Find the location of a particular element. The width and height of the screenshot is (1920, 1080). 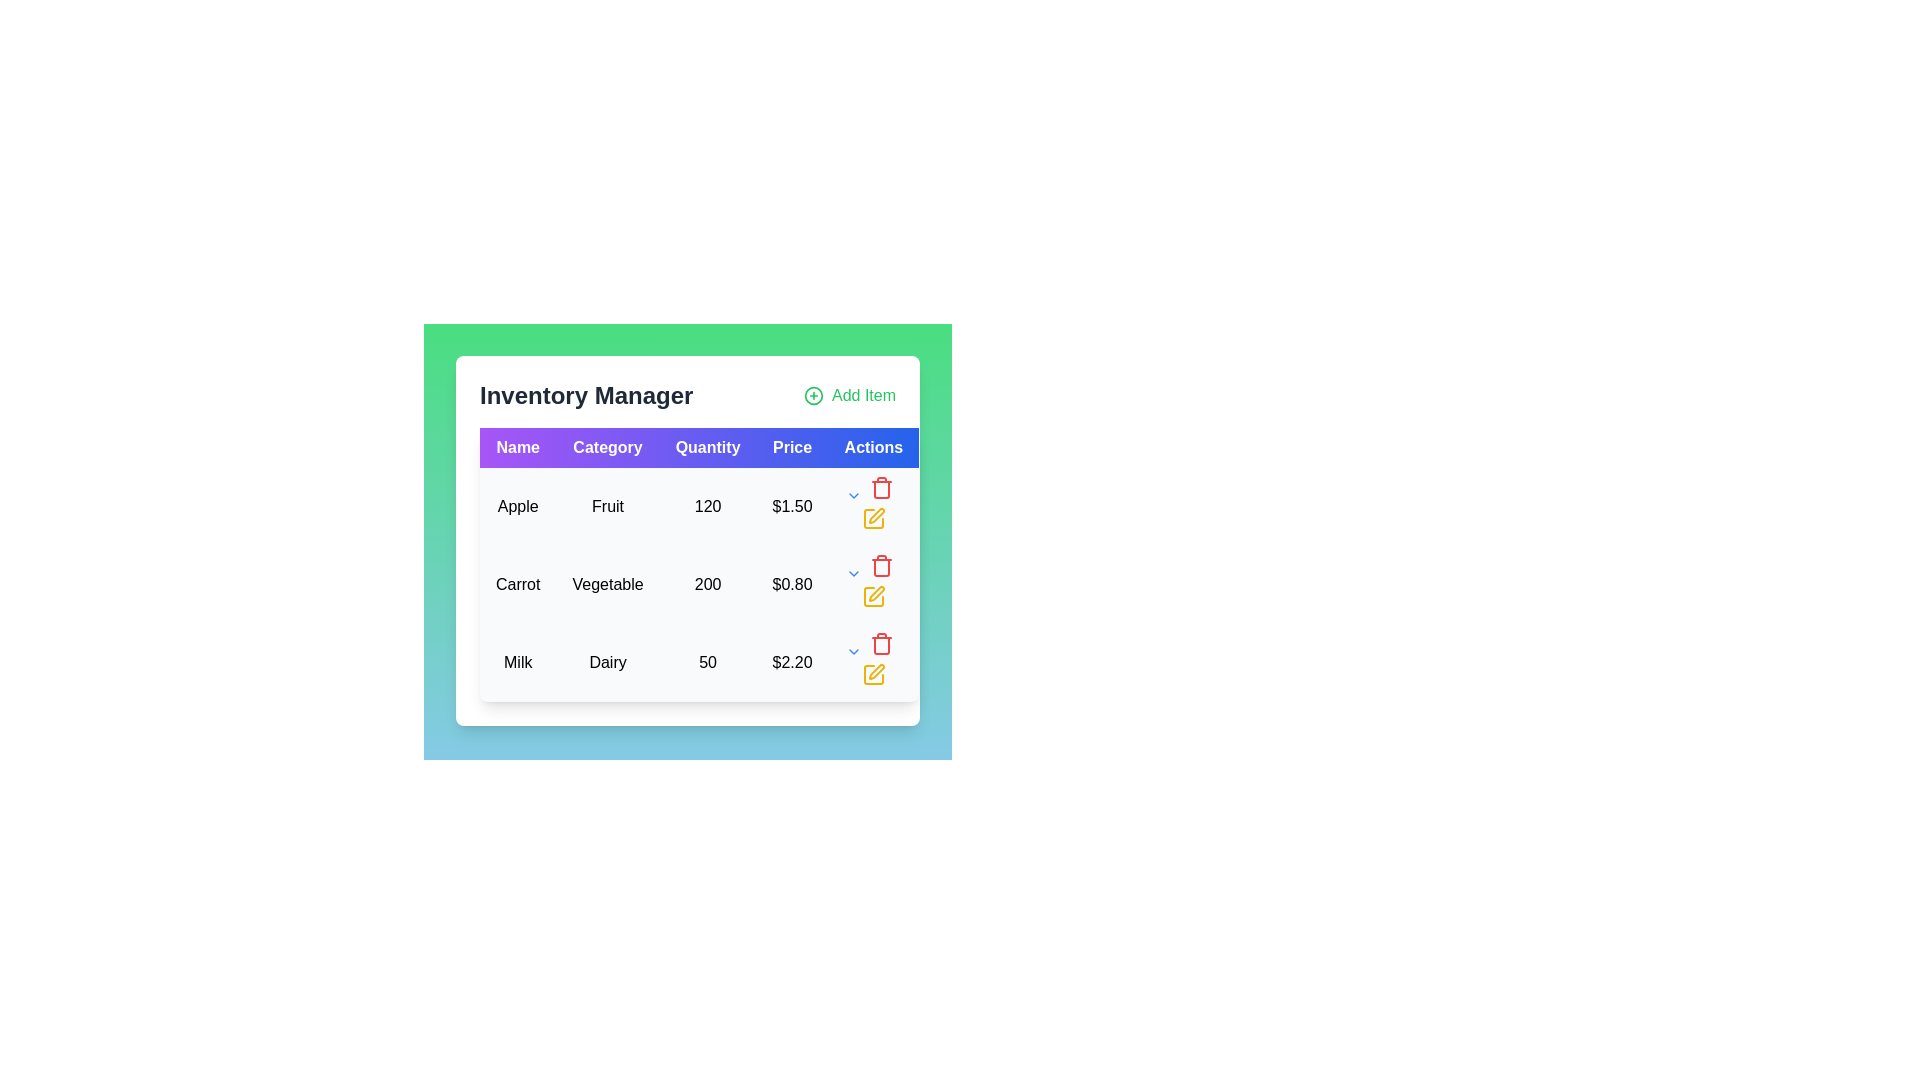

the Dropdown activator icon in the 'Actions' column of the second row to change its color is located at coordinates (853, 573).